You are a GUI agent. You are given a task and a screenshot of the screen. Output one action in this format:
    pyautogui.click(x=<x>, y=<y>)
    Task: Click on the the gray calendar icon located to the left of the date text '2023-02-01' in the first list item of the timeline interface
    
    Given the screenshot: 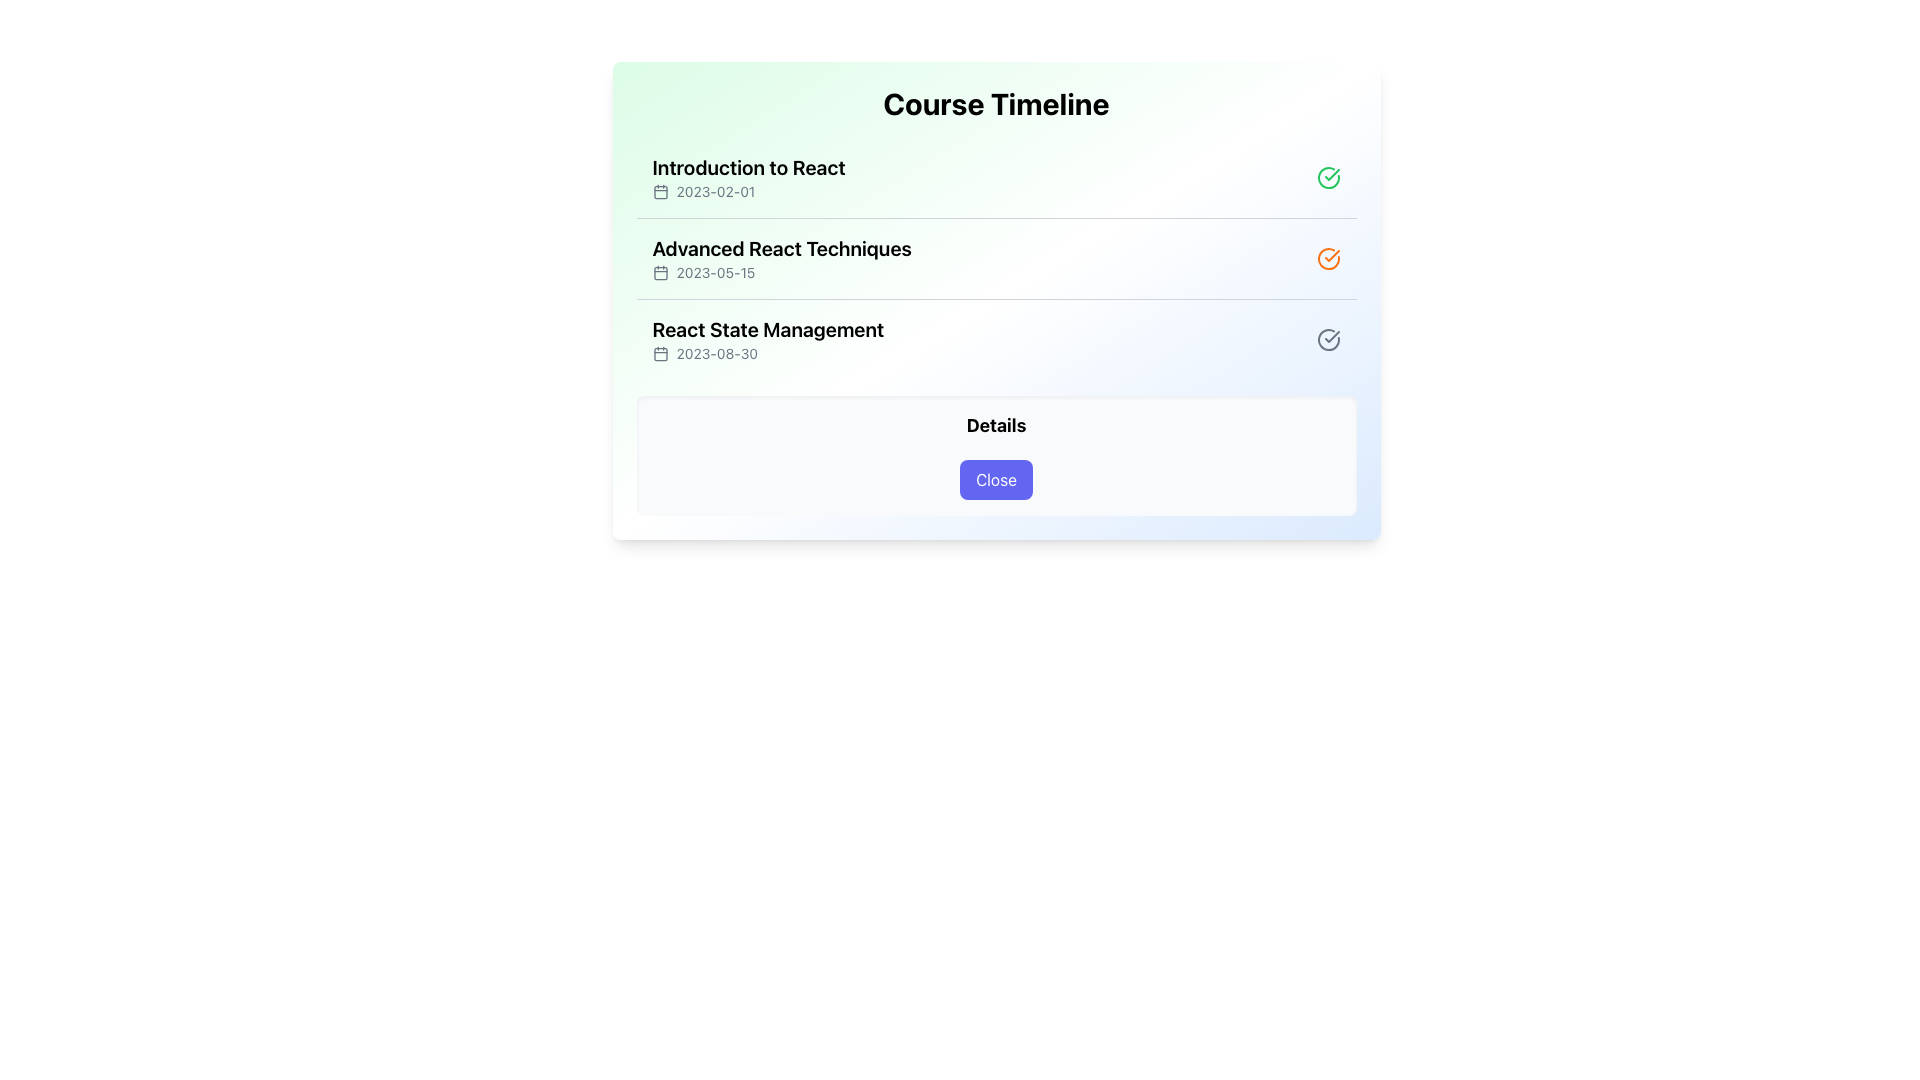 What is the action you would take?
    pyautogui.click(x=660, y=192)
    